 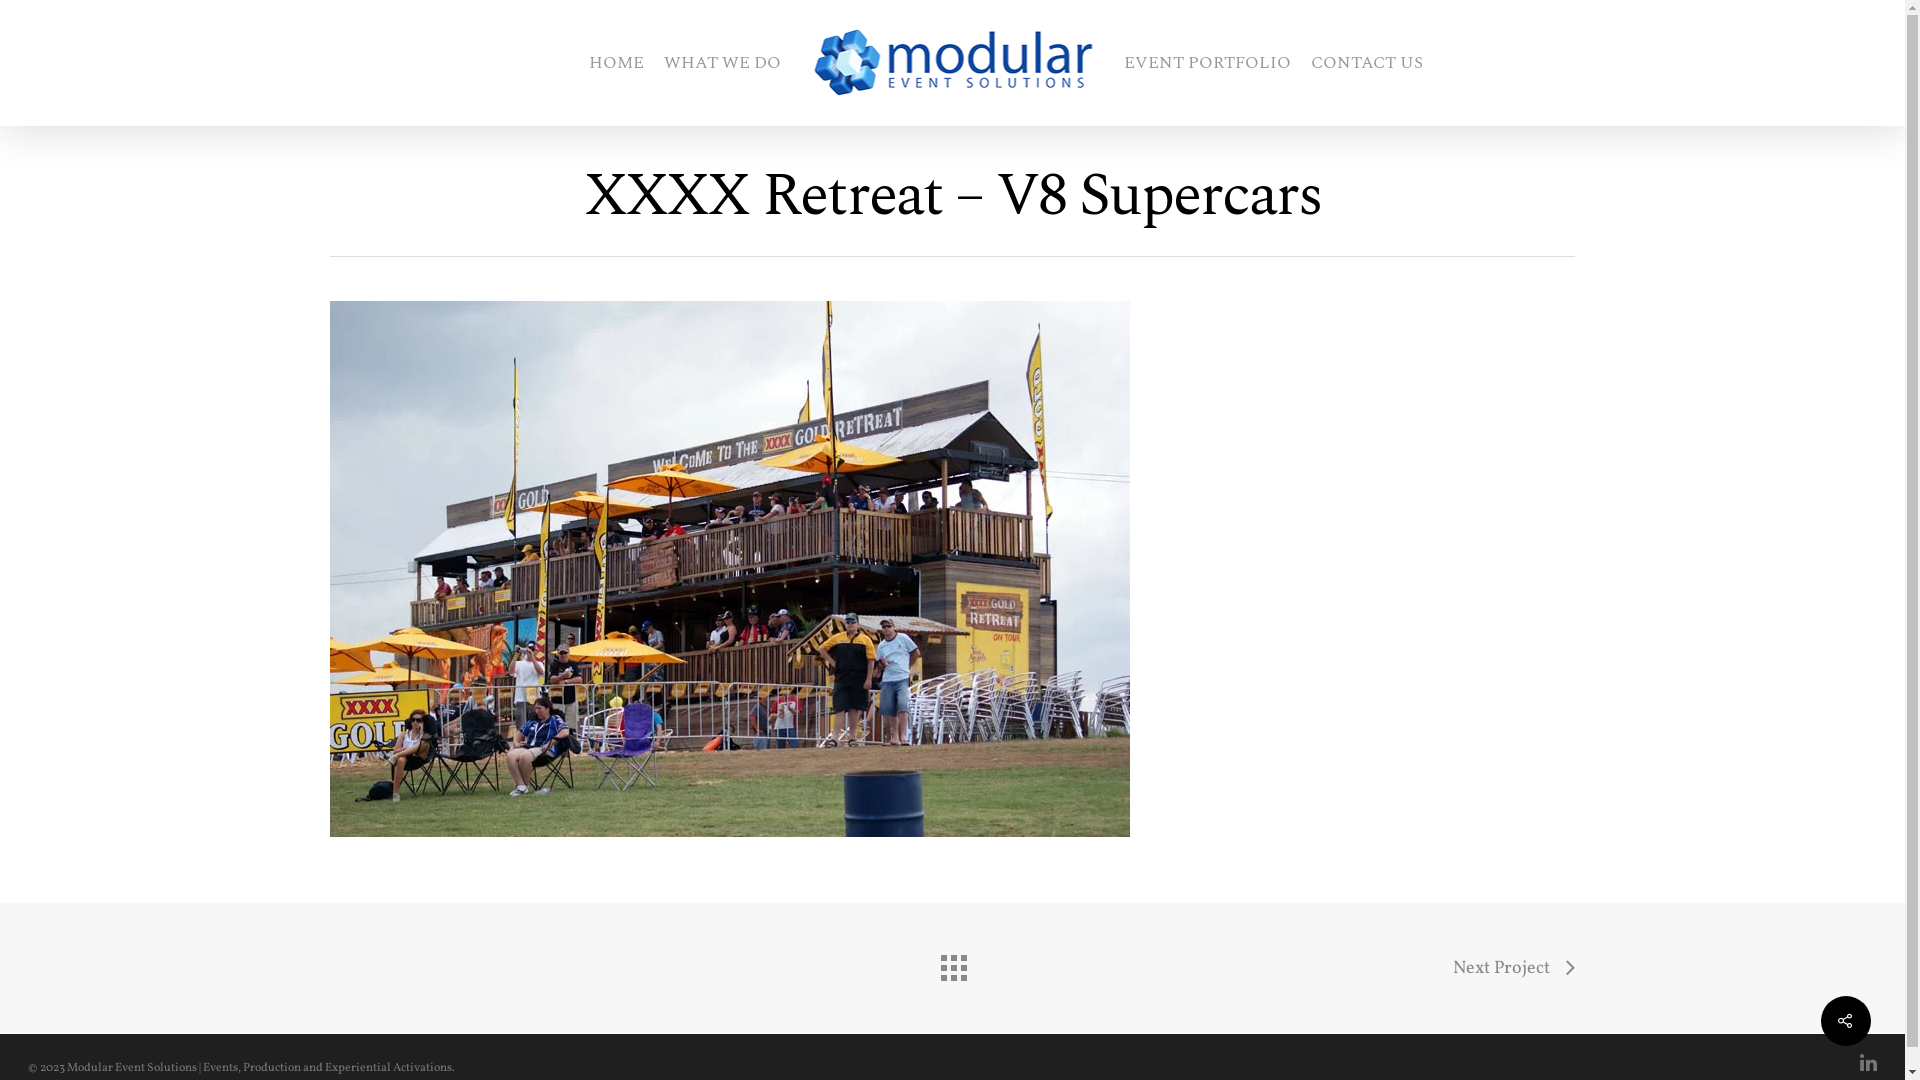 What do you see at coordinates (930, 962) in the screenshot?
I see `'Back to all projects'` at bounding box center [930, 962].